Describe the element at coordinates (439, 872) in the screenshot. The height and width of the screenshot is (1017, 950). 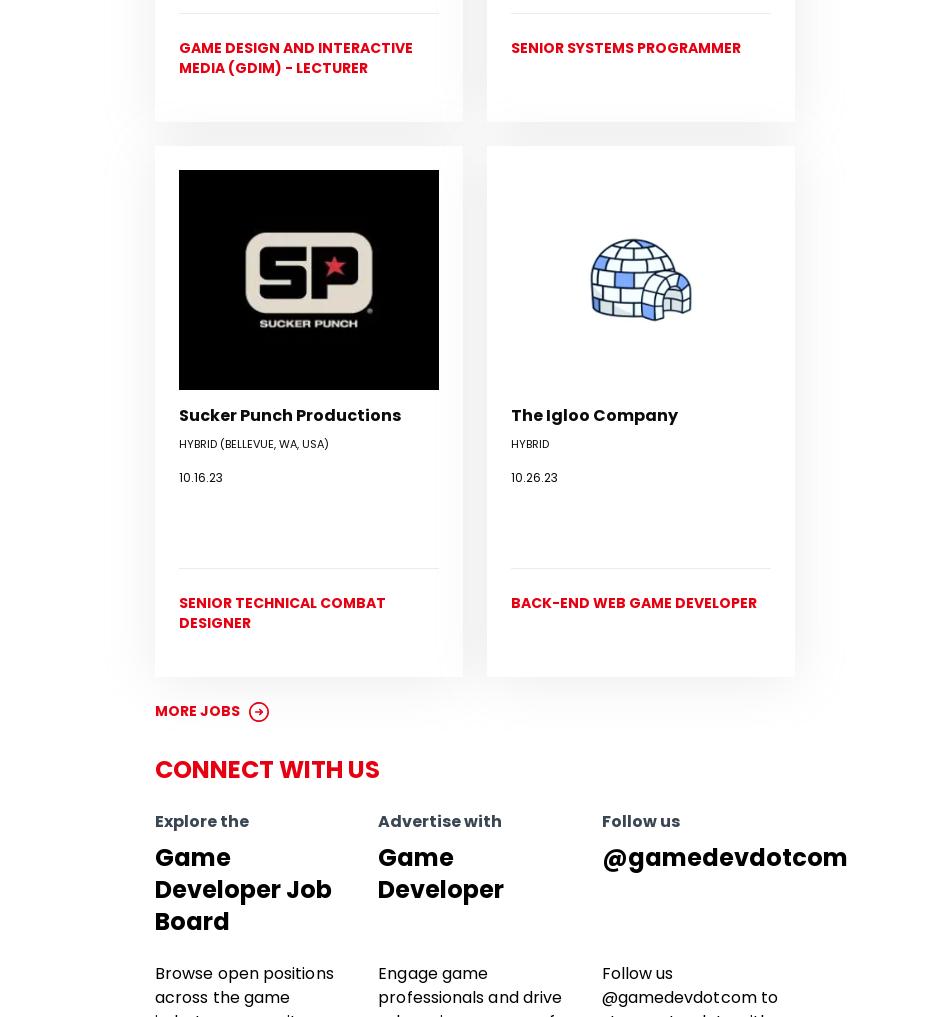
I see `'Game Developer'` at that location.